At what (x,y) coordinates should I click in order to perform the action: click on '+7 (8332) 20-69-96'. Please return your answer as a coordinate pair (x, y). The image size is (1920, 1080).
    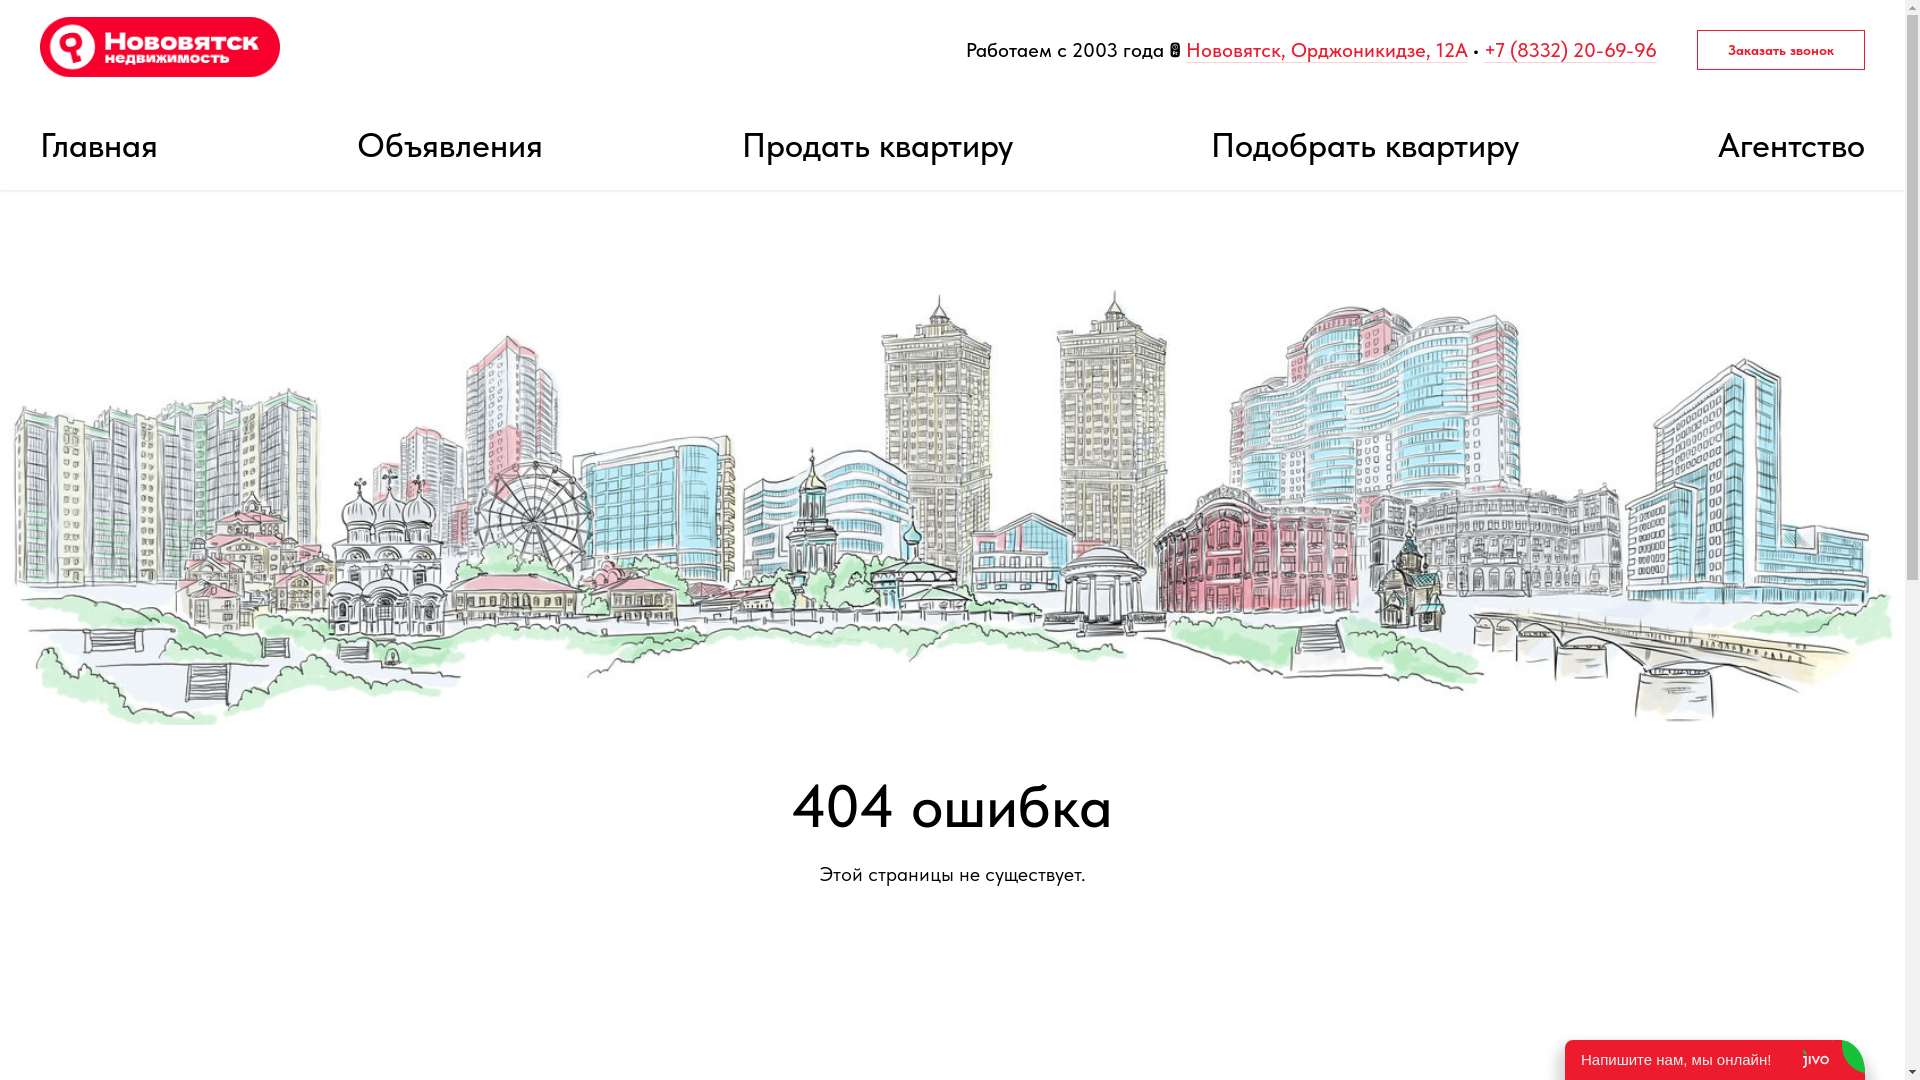
    Looking at the image, I should click on (1569, 49).